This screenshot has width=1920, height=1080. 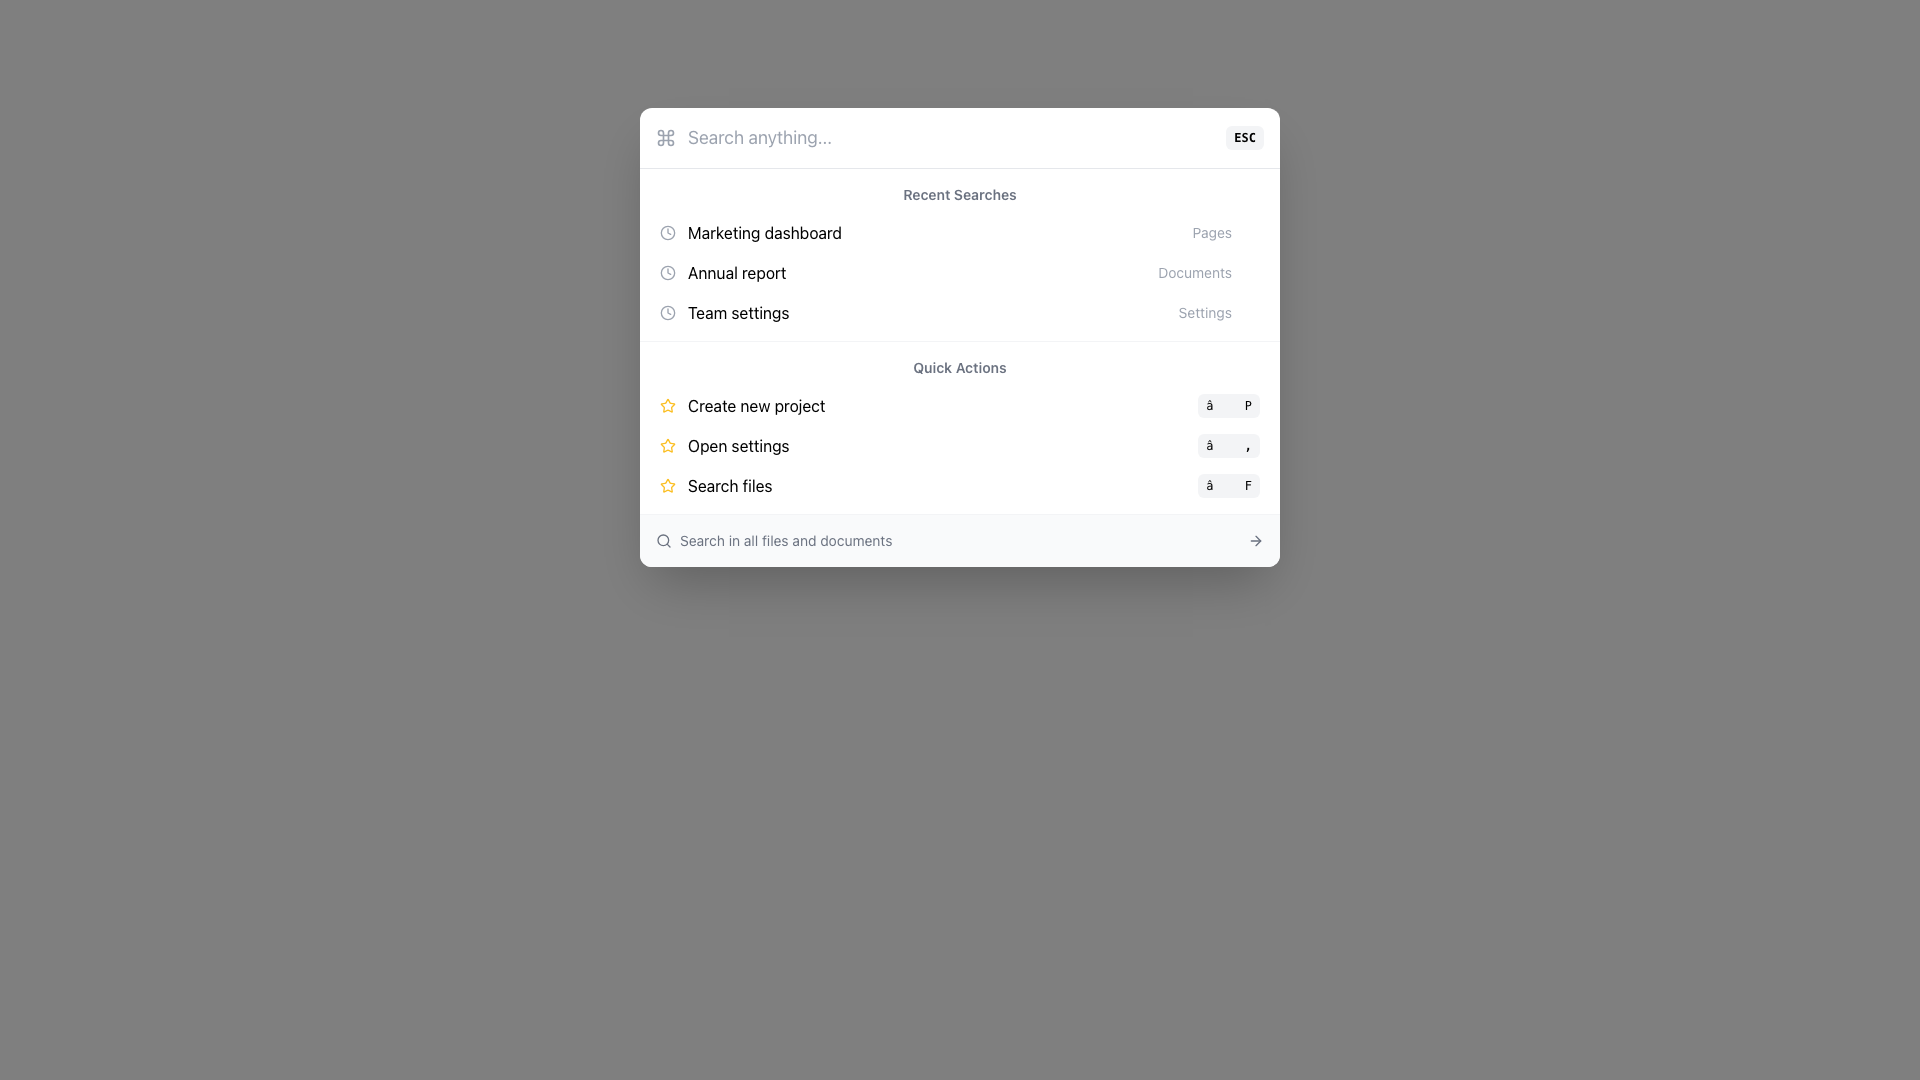 I want to click on the magnifying glass icon located at the bottom-left corner of the interactive popup panel, next to the text 'Search in all files and documents.', so click(x=663, y=540).